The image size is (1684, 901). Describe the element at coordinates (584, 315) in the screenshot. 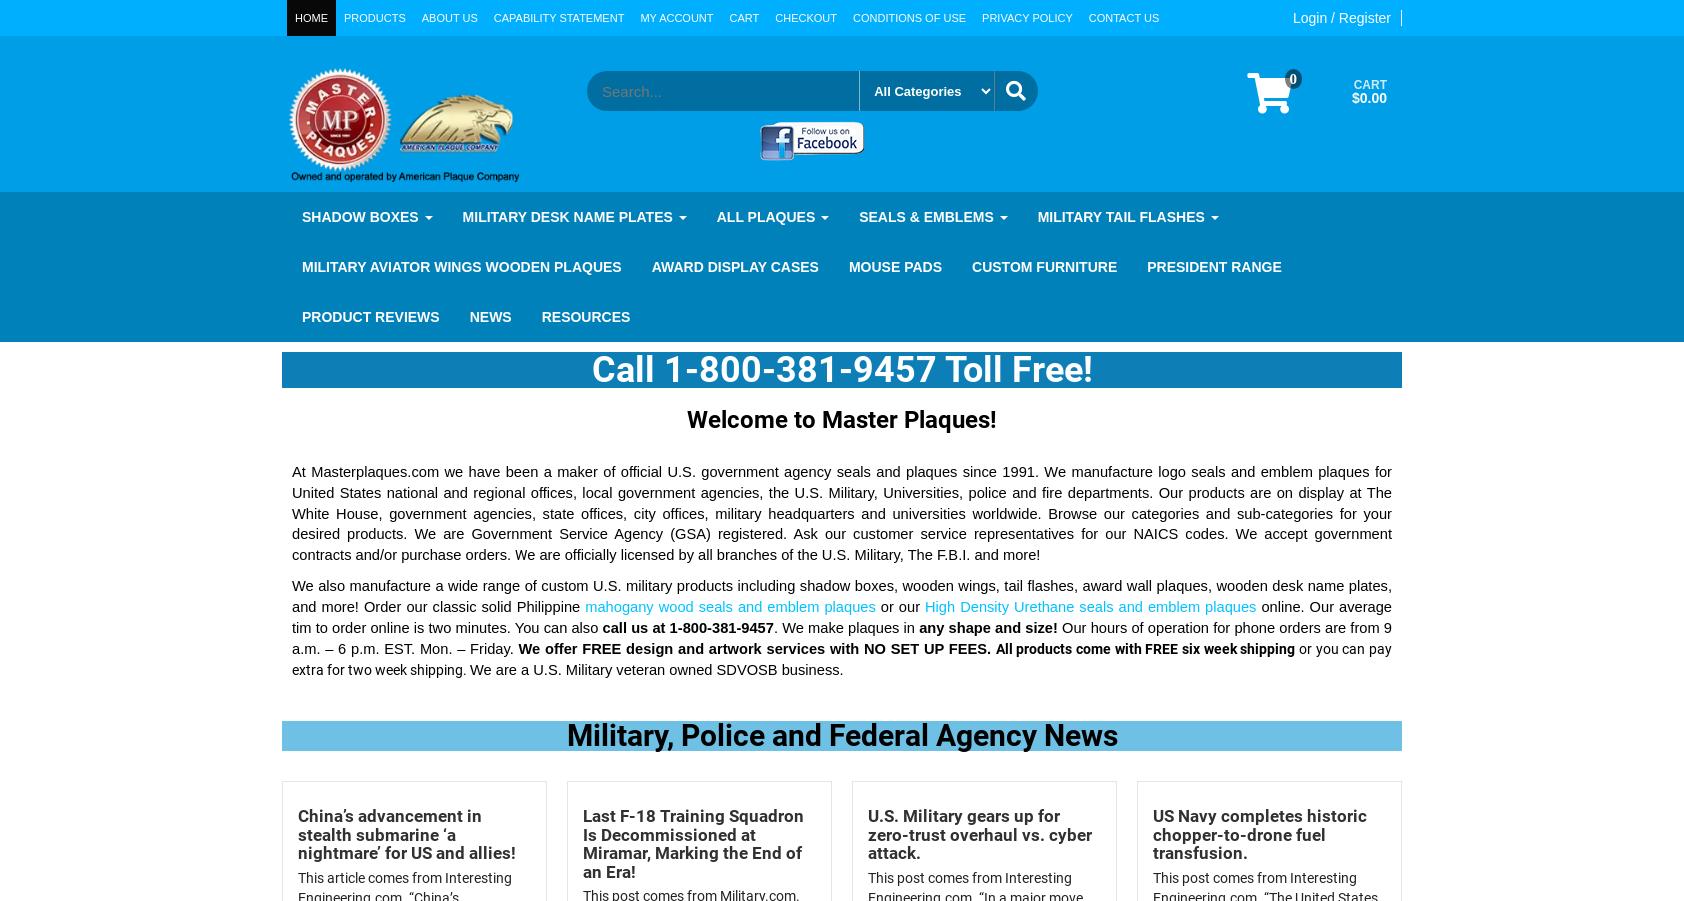

I see `'Resources'` at that location.